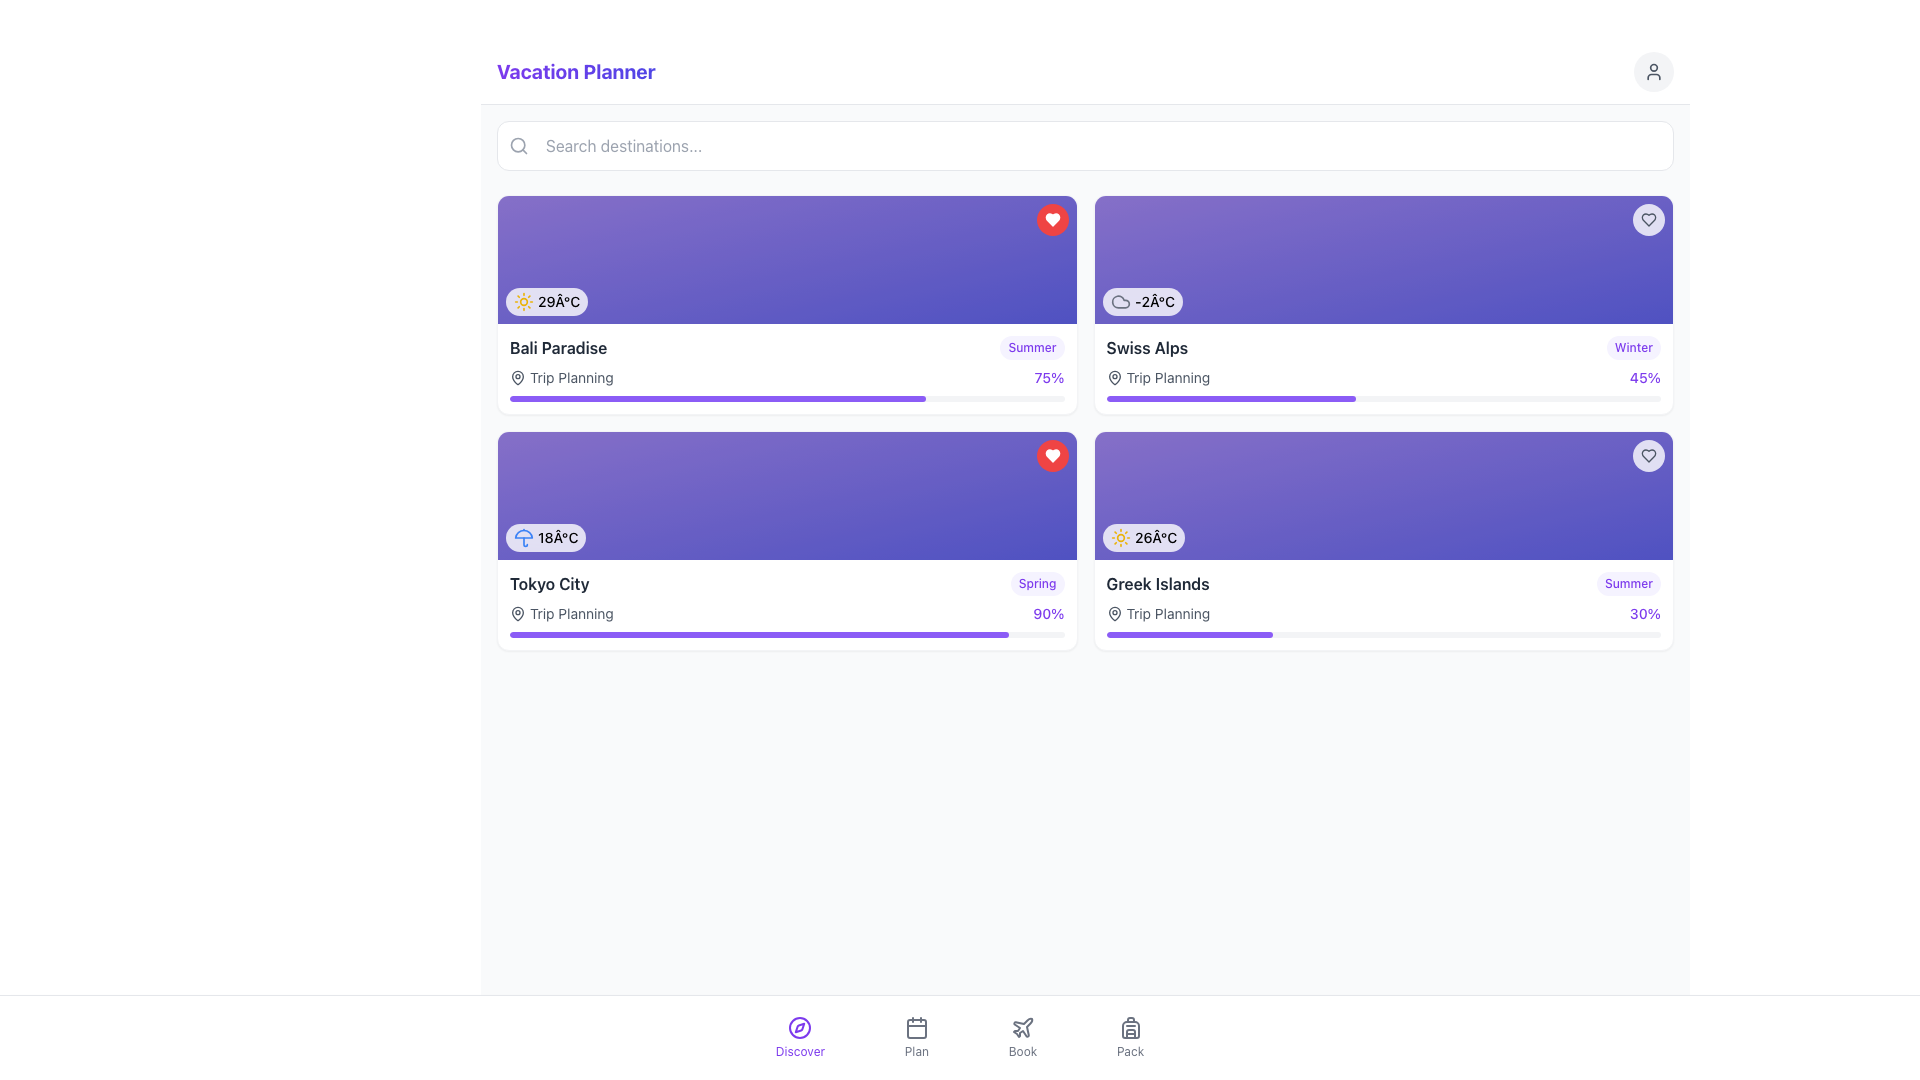  What do you see at coordinates (1158, 378) in the screenshot?
I see `the 'Trip Planning' label which includes a location pin icon, located below the 'Swiss Alps' label and above the progress bar` at bounding box center [1158, 378].